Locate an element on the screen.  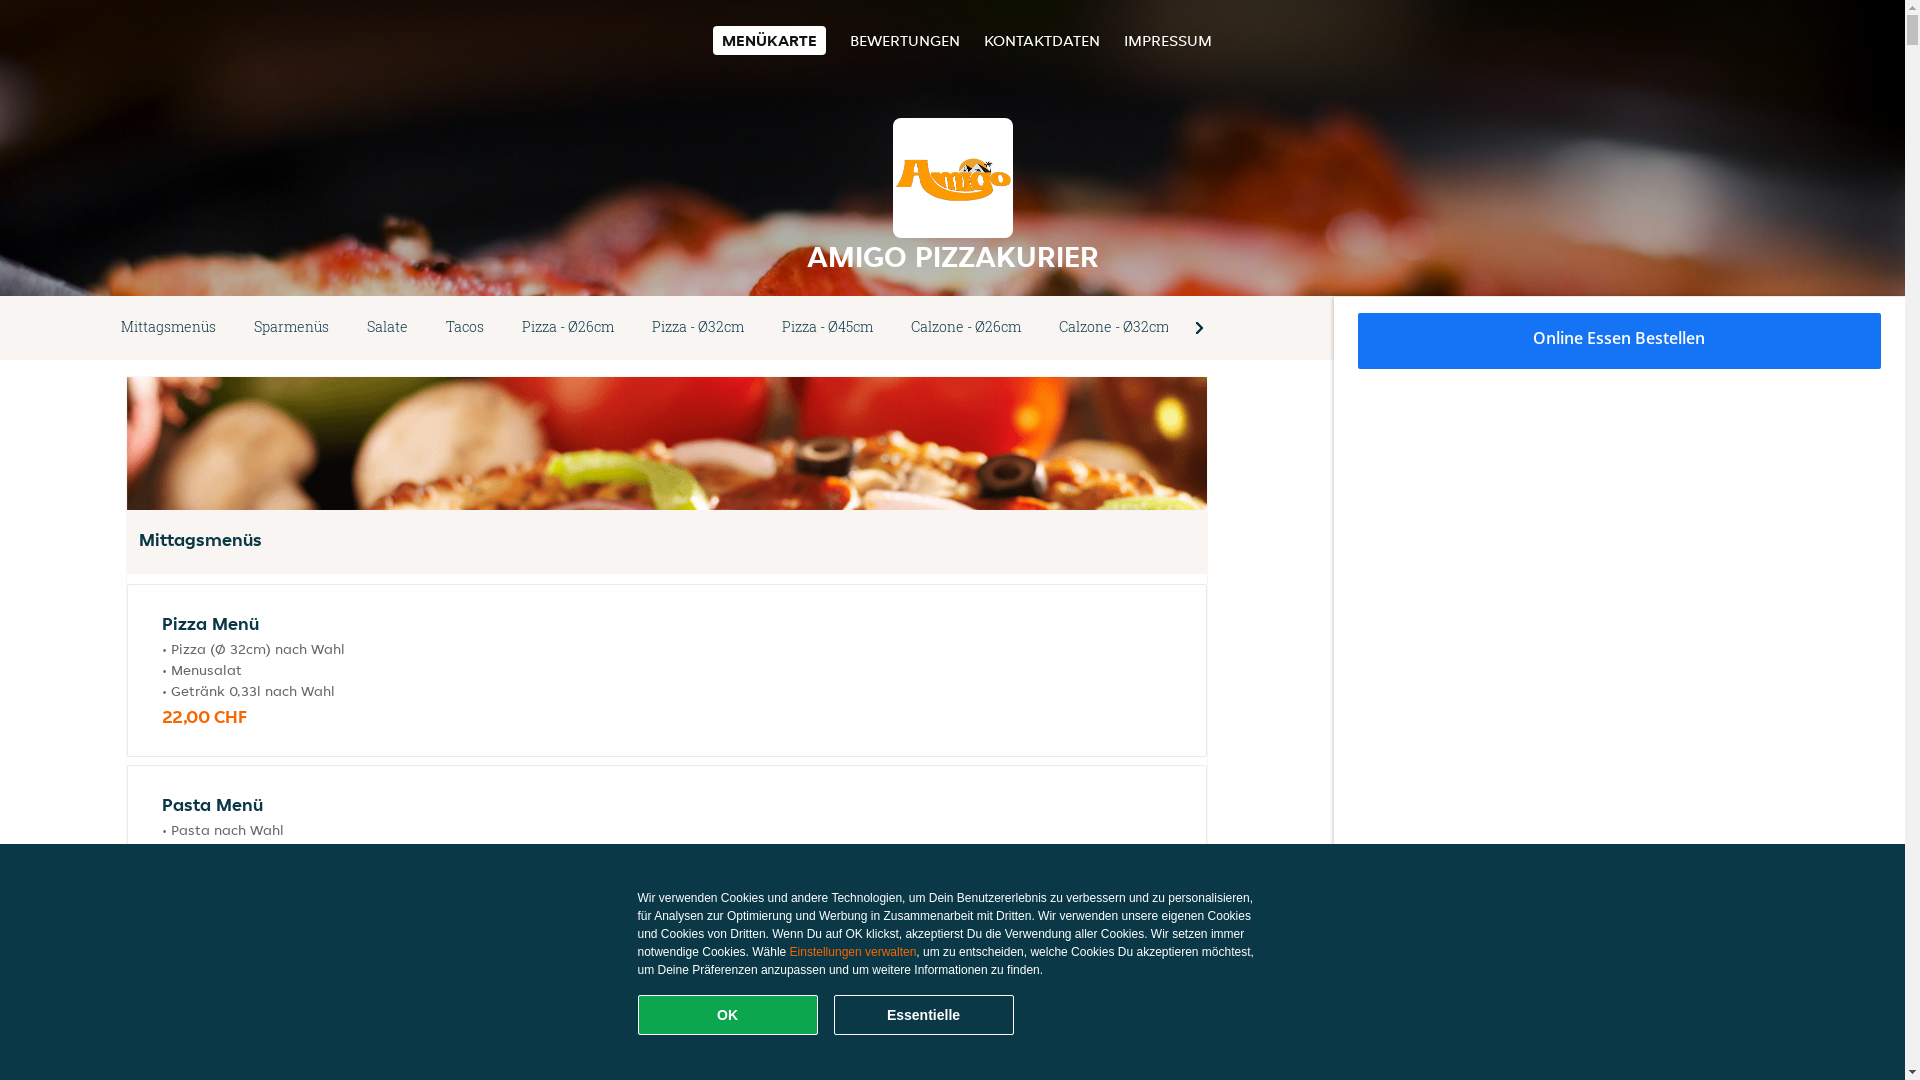
'Einstellungen verwalten' is located at coordinates (853, 951).